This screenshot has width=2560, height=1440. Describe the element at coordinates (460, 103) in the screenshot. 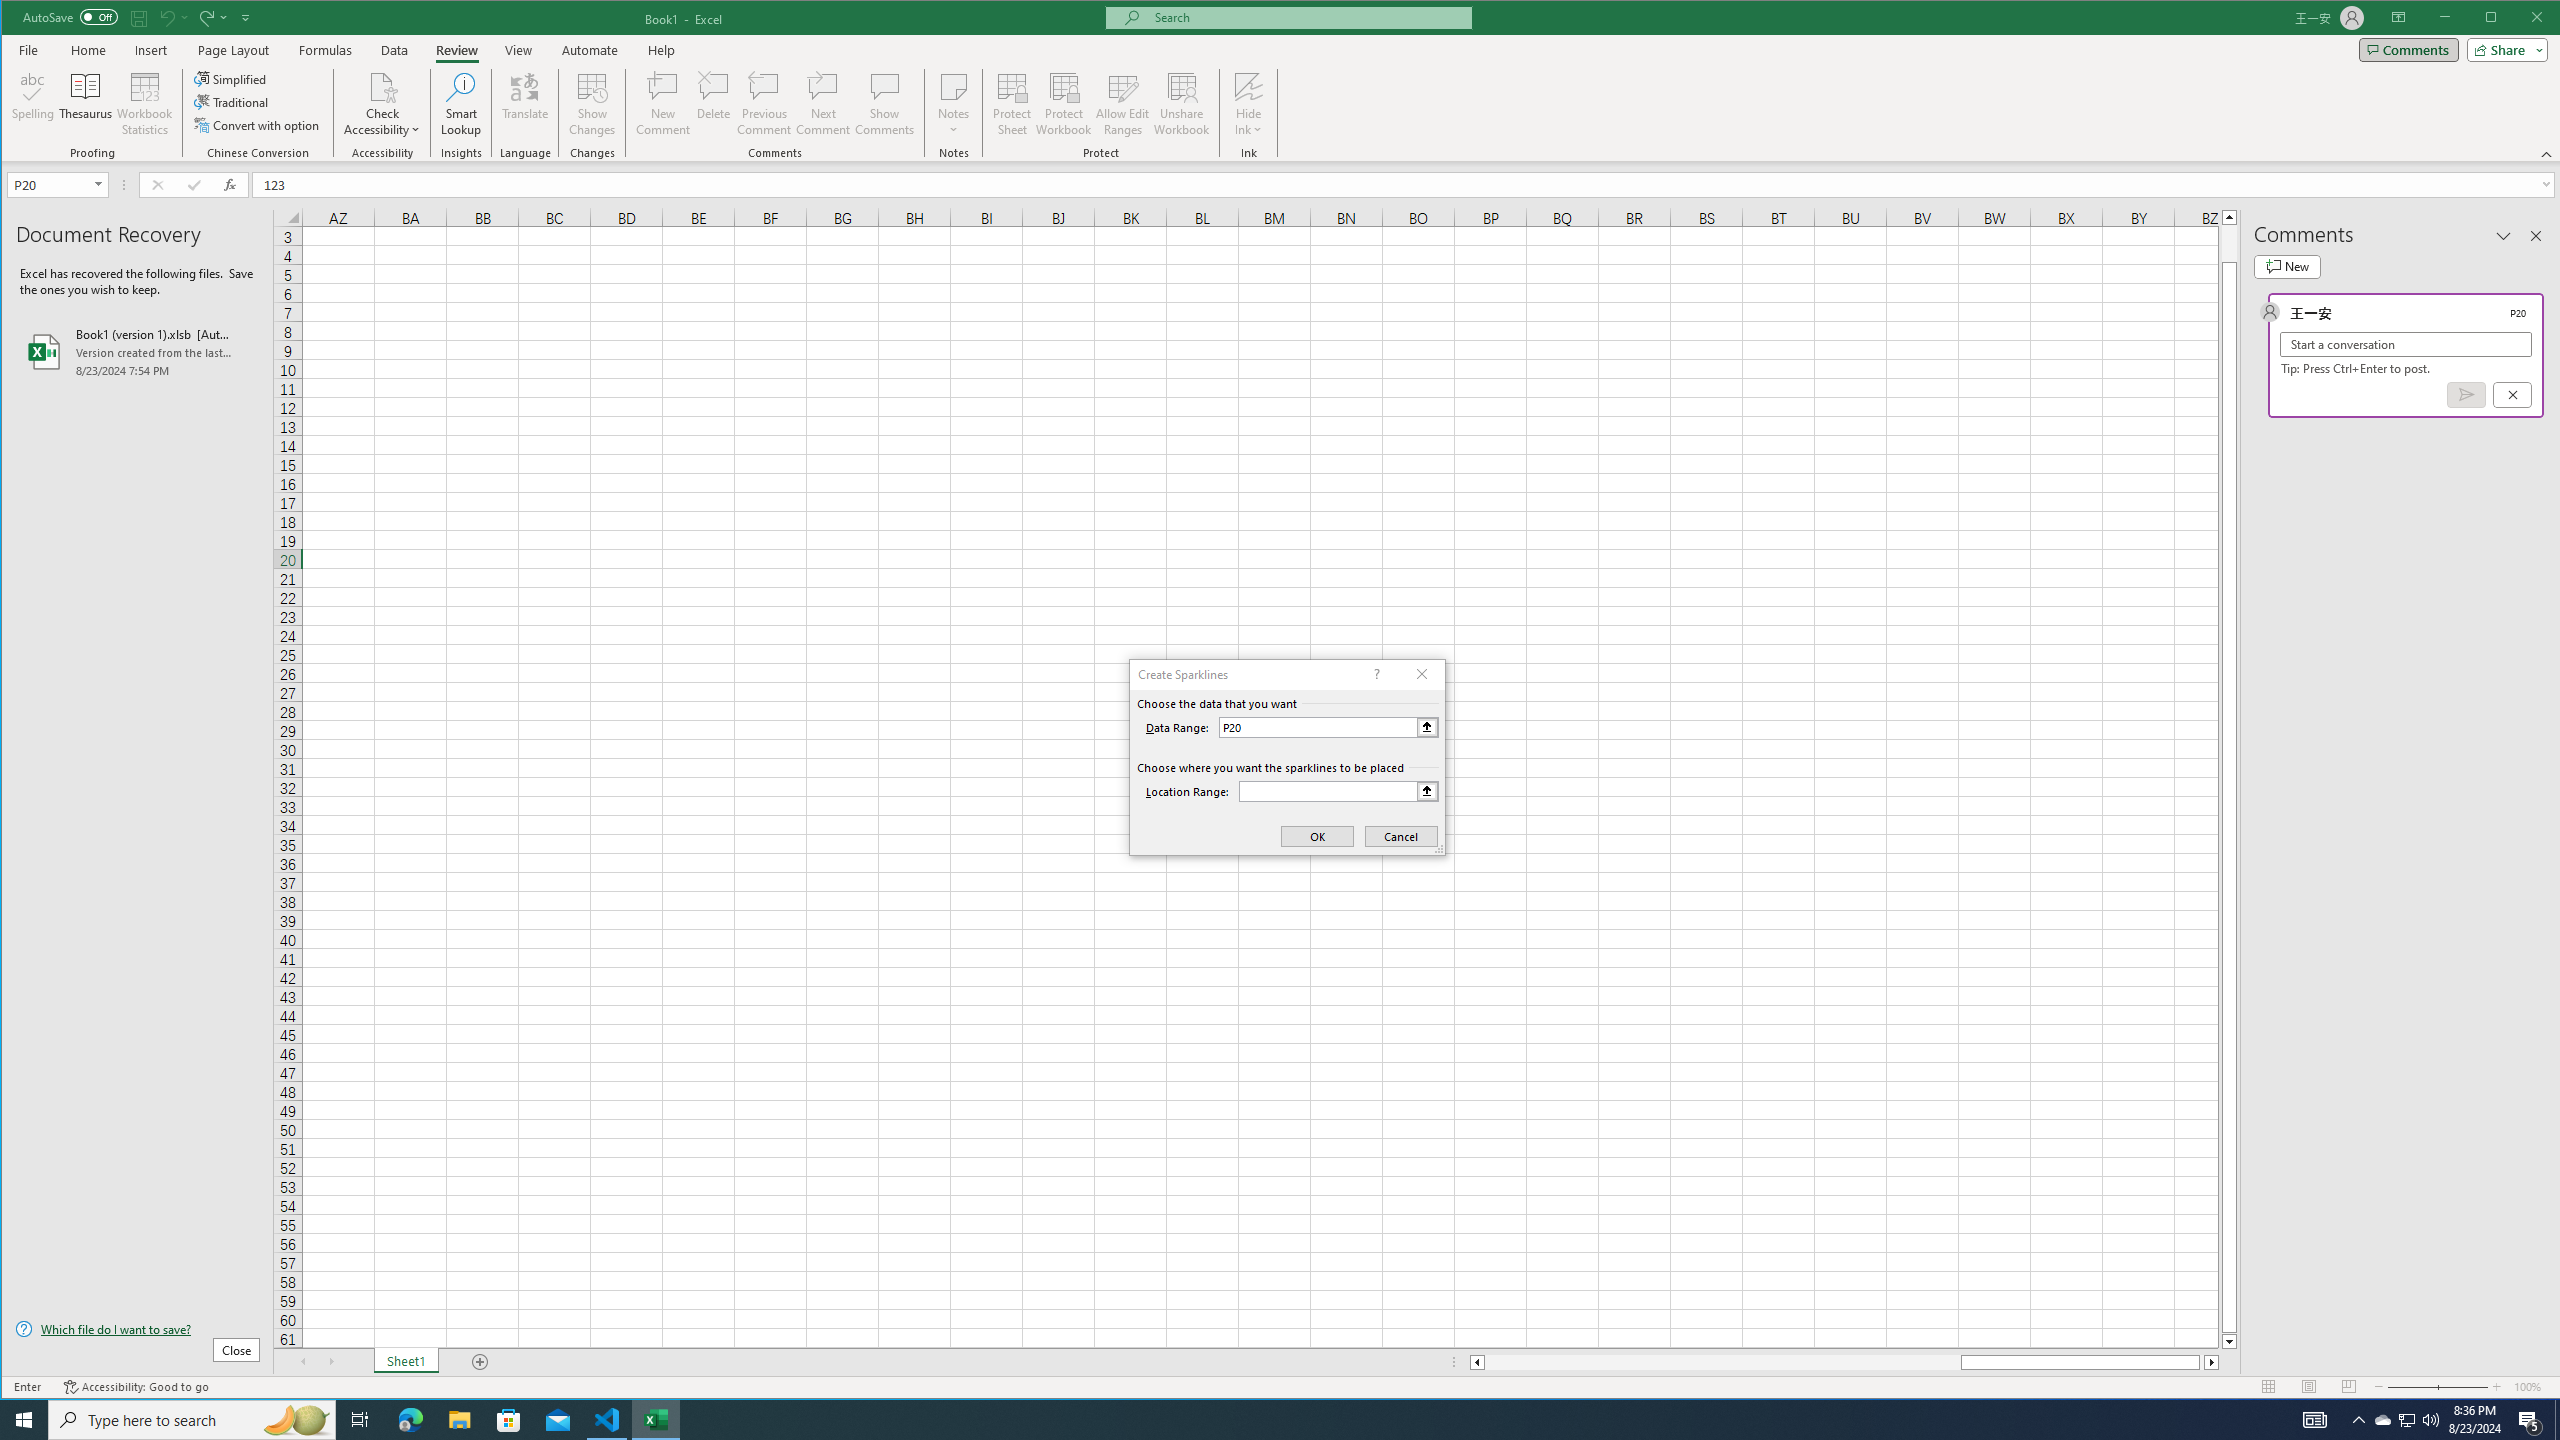

I see `'Smart Lookup'` at that location.